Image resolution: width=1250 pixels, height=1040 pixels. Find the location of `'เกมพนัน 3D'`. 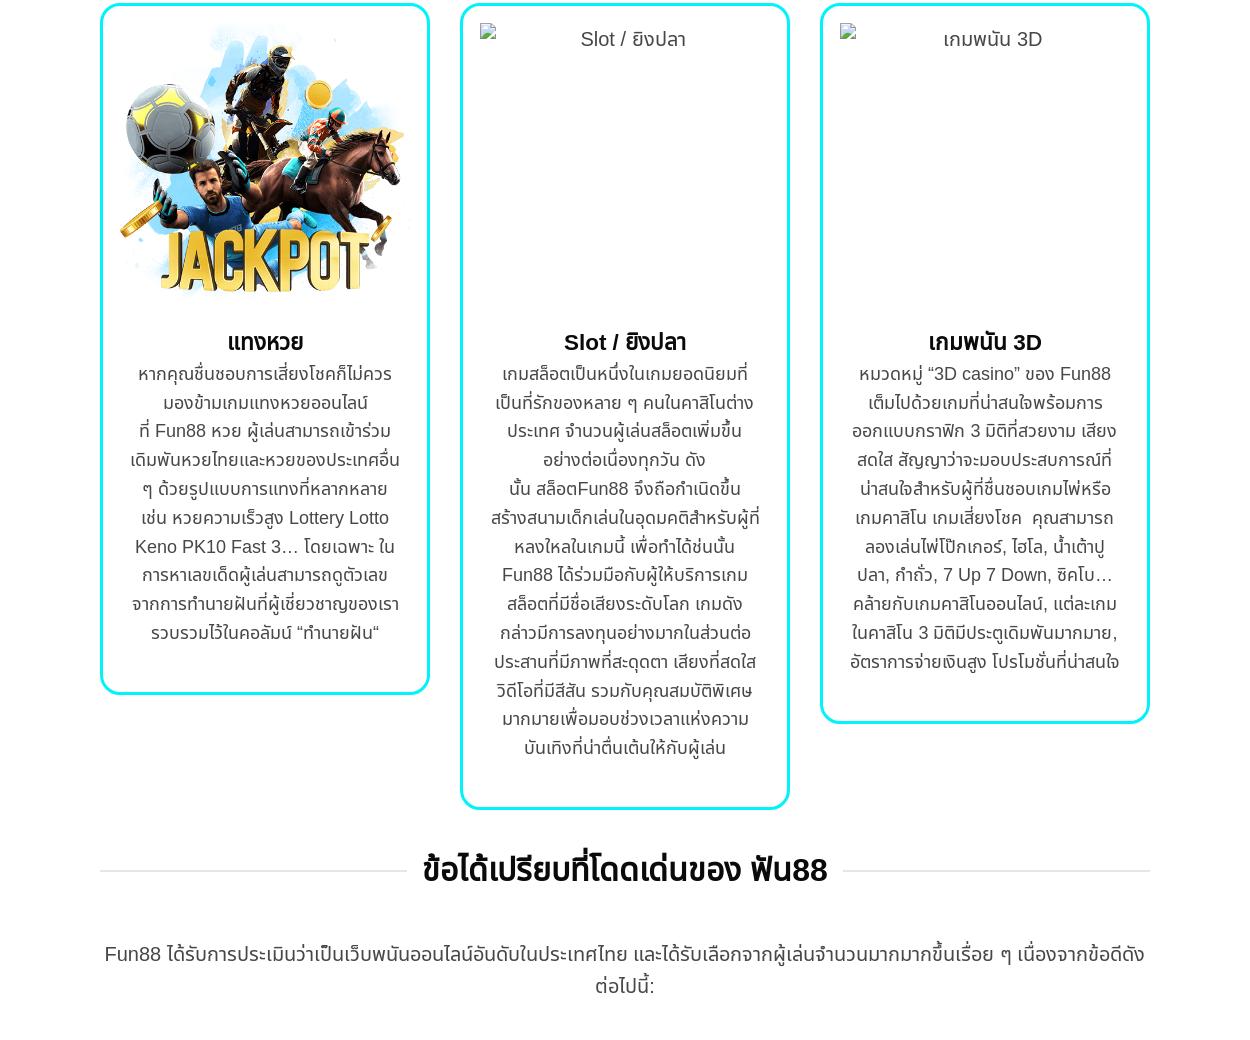

'เกมพนัน 3D' is located at coordinates (983, 341).